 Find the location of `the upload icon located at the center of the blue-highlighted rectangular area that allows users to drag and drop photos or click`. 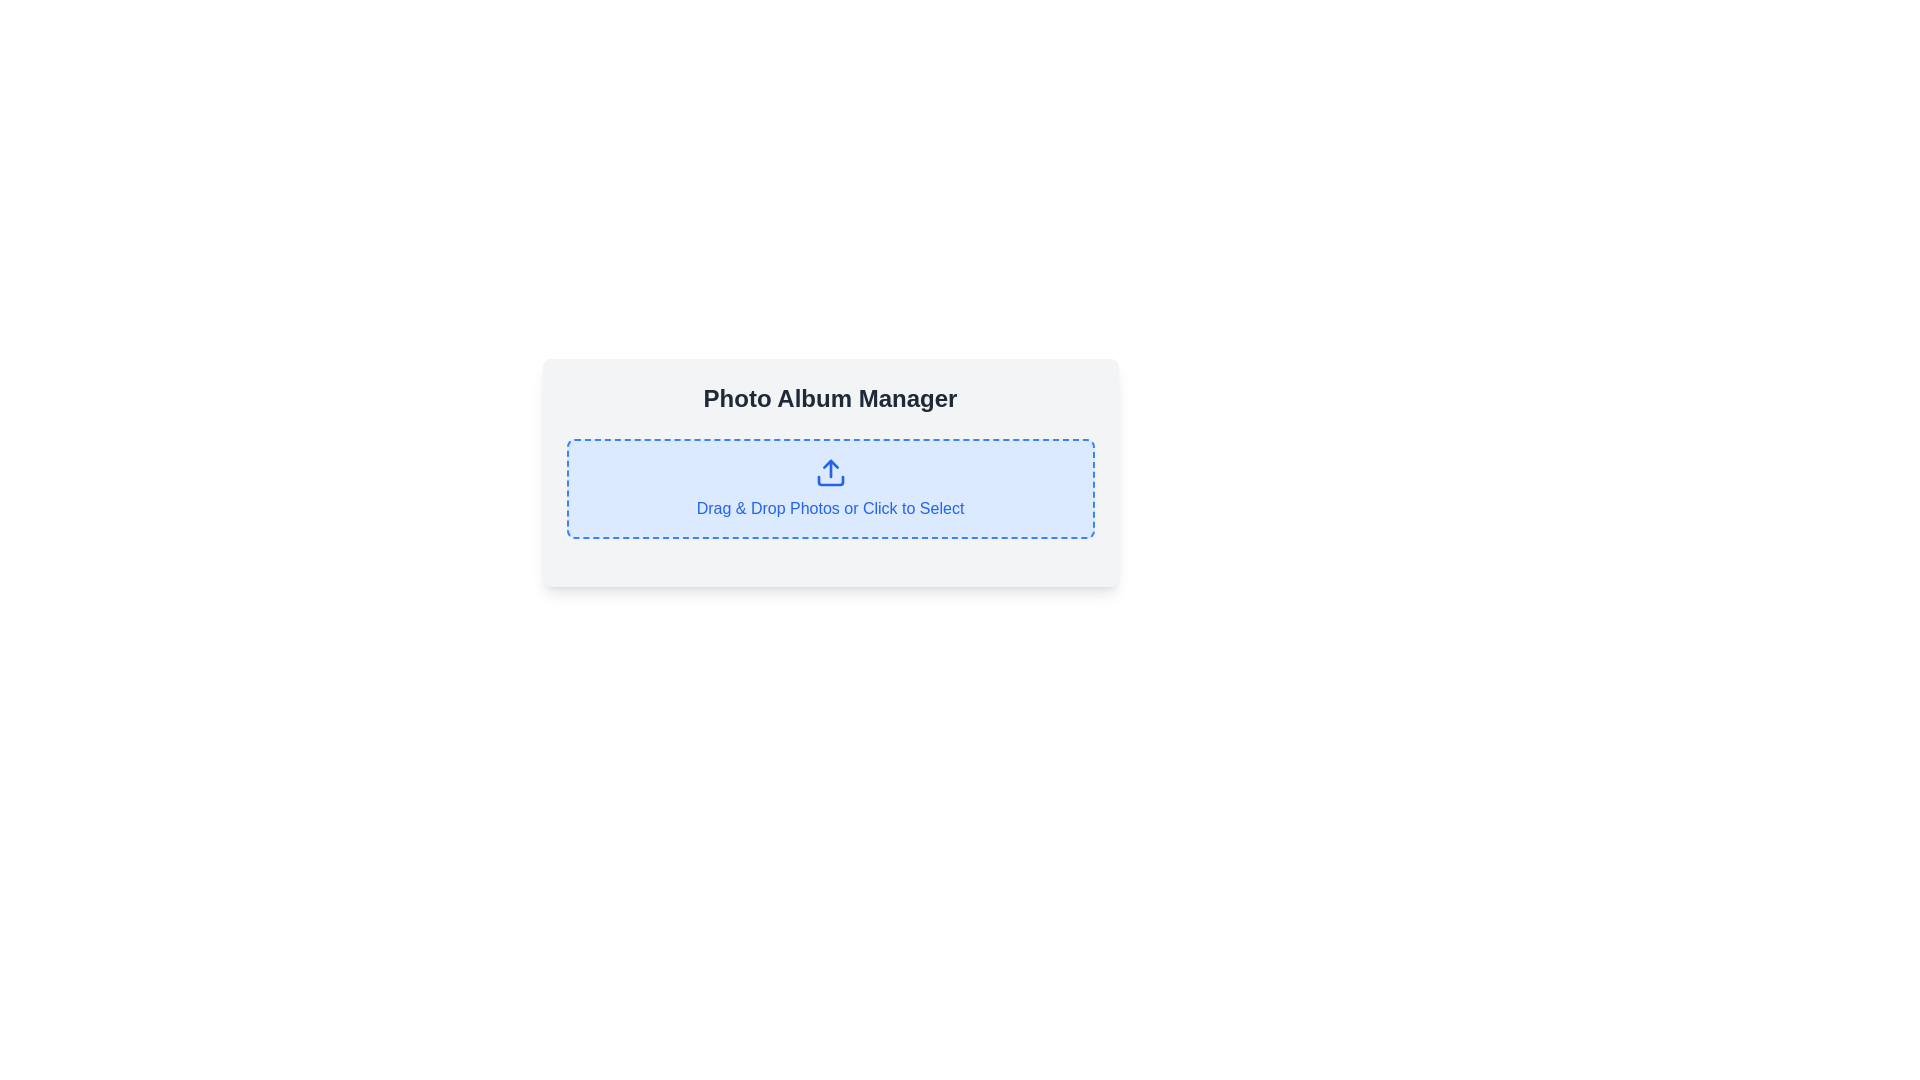

the upload icon located at the center of the blue-highlighted rectangular area that allows users to drag and drop photos or click is located at coordinates (830, 473).